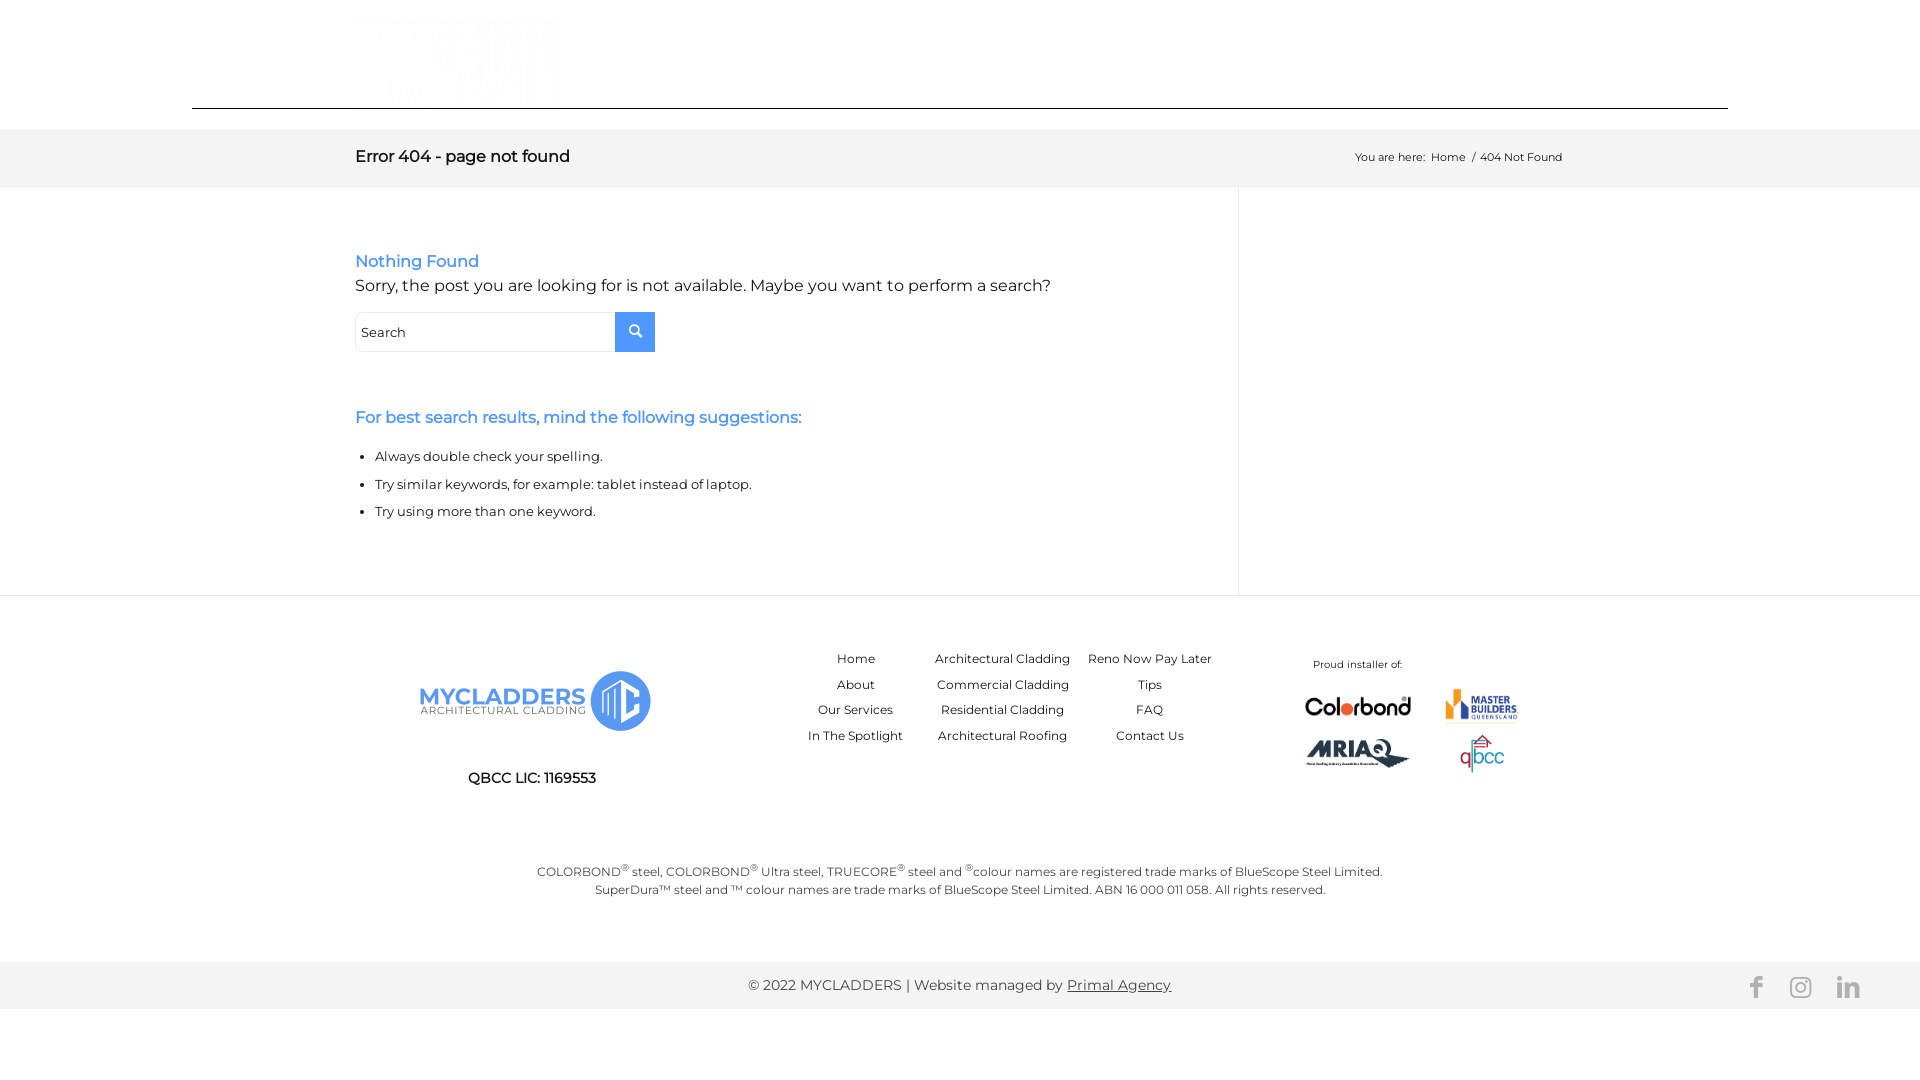 This screenshot has width=1920, height=1080. What do you see at coordinates (1150, 683) in the screenshot?
I see `'Tips'` at bounding box center [1150, 683].